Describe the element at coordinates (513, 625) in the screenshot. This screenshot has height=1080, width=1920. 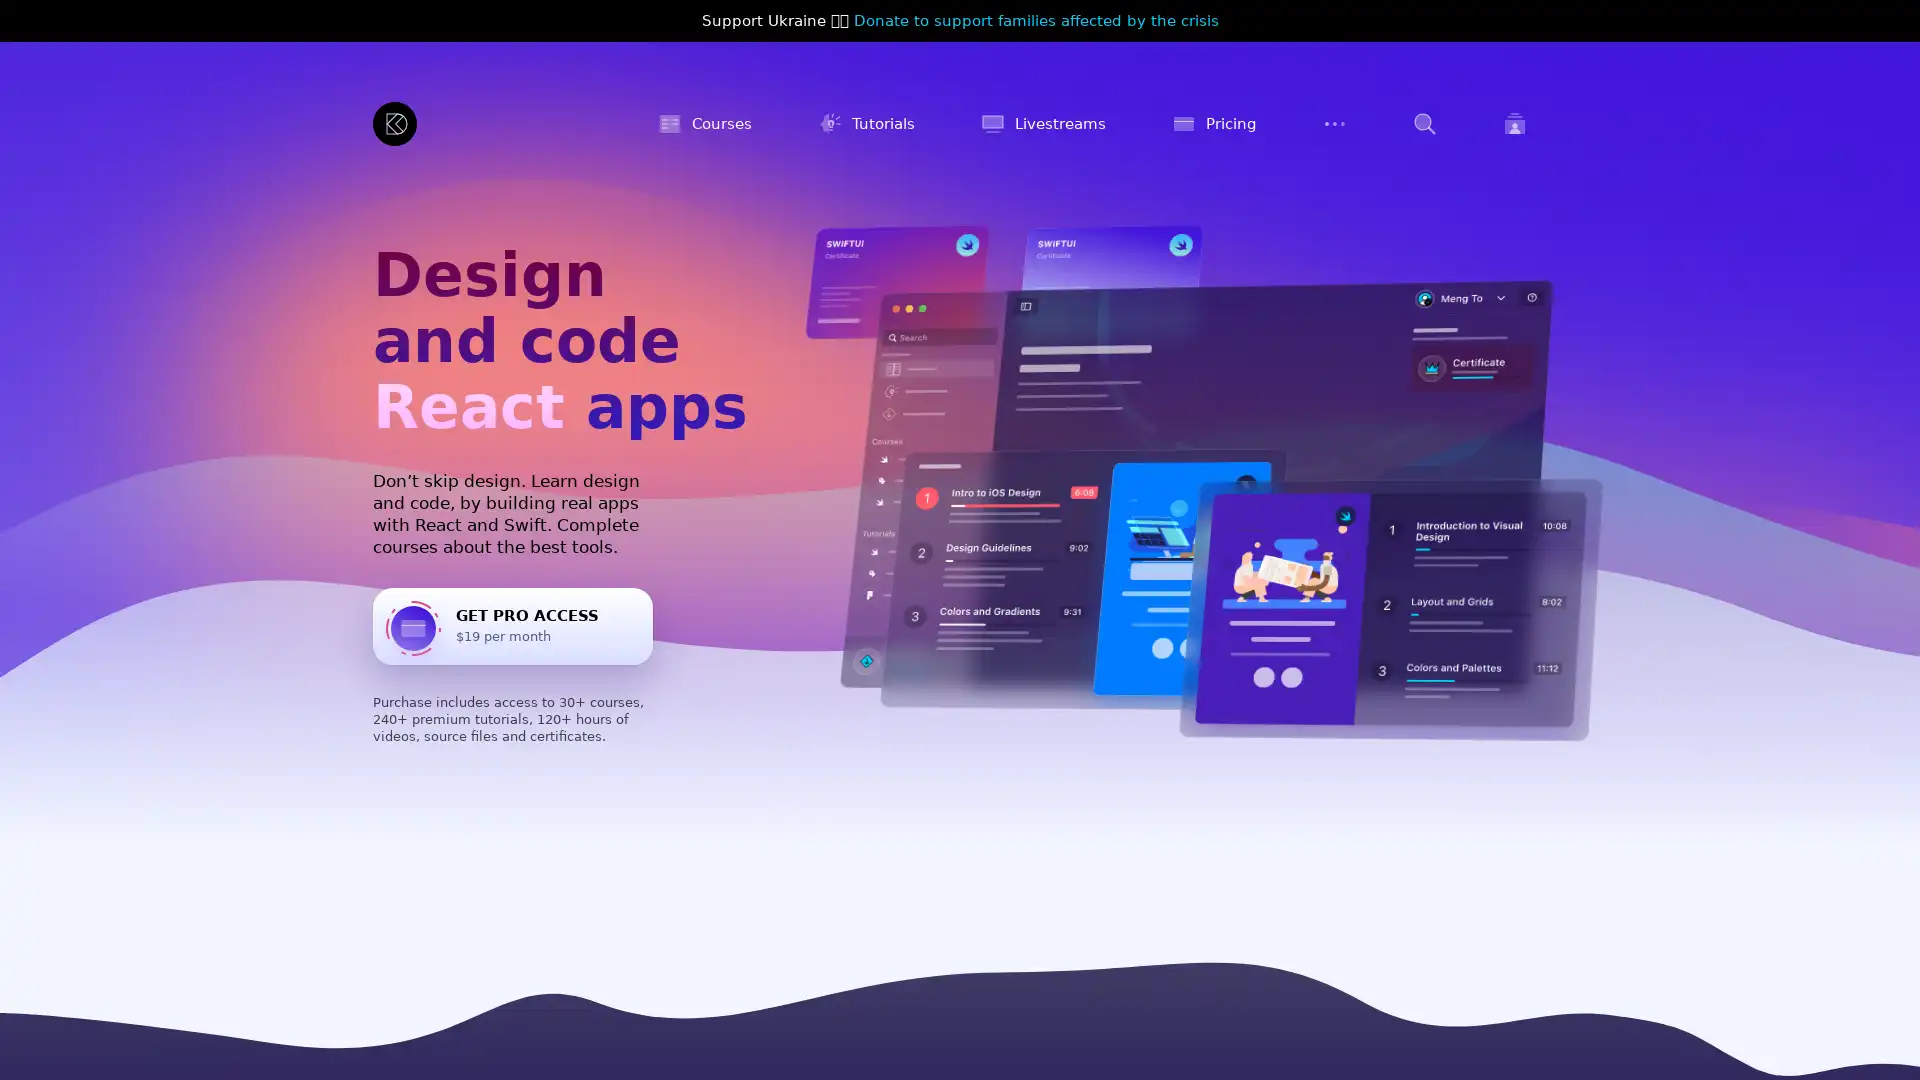
I see `Get Pro Access icon GET PRO ACCESS $19 per month` at that location.